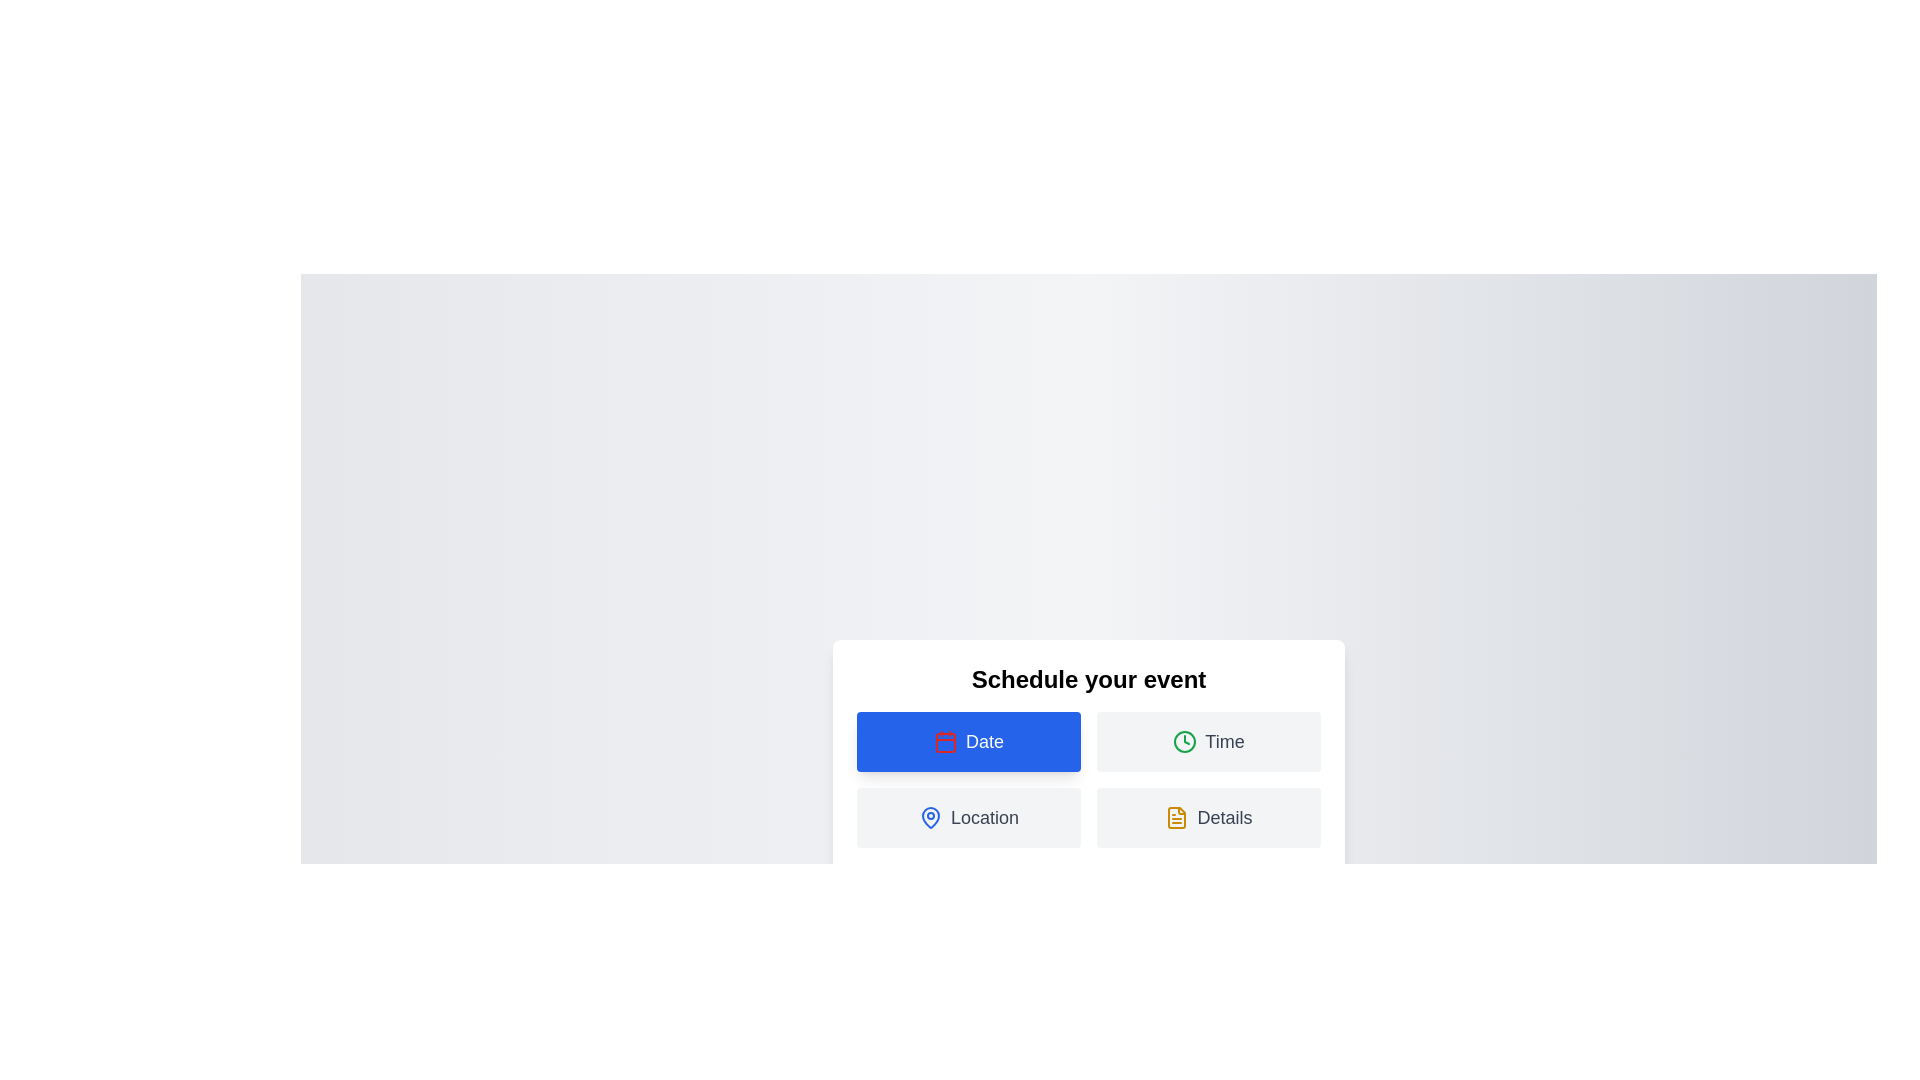  I want to click on the calendar icon, which is a red outlined rectangle with rounded corners located inside the blue 'Date' button in the top-left quadrant, so click(944, 741).